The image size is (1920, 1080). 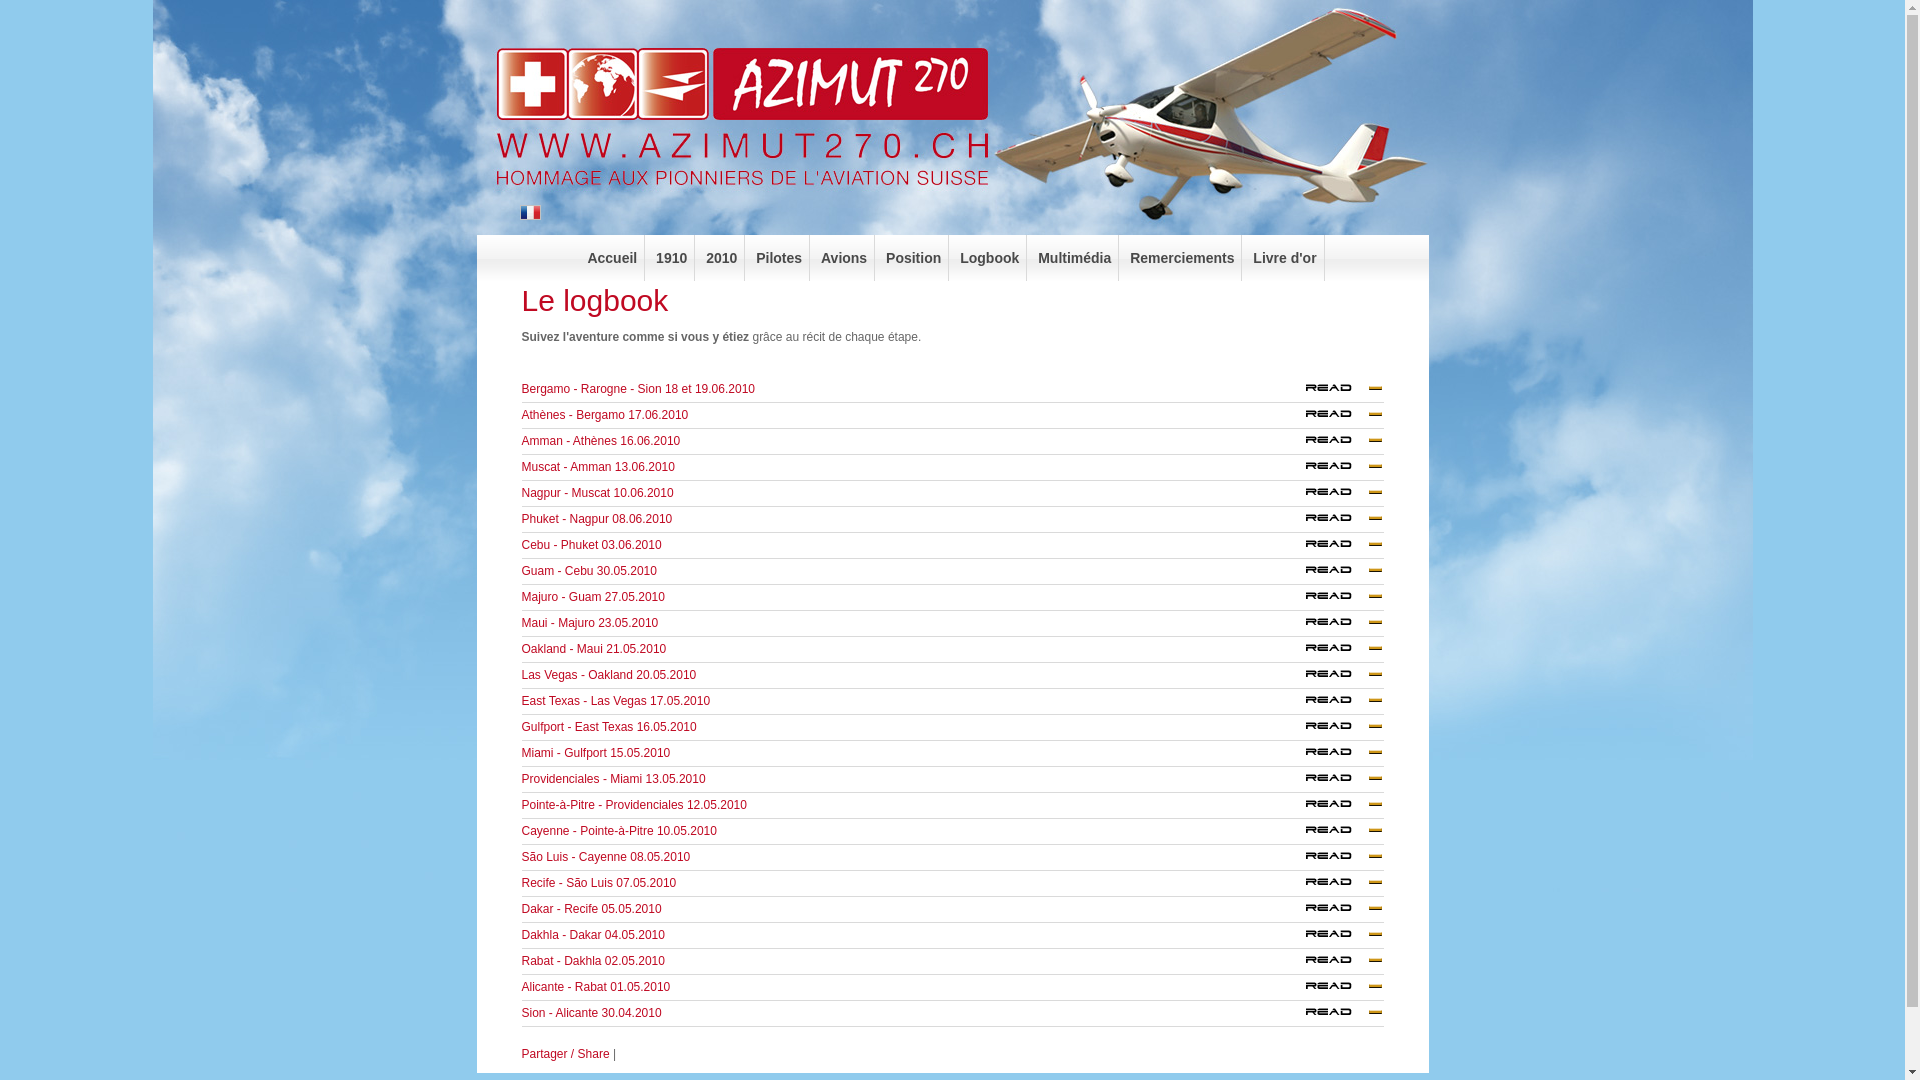 What do you see at coordinates (1339, 991) in the screenshot?
I see `'Alicante - Rabat 01.05.2010'` at bounding box center [1339, 991].